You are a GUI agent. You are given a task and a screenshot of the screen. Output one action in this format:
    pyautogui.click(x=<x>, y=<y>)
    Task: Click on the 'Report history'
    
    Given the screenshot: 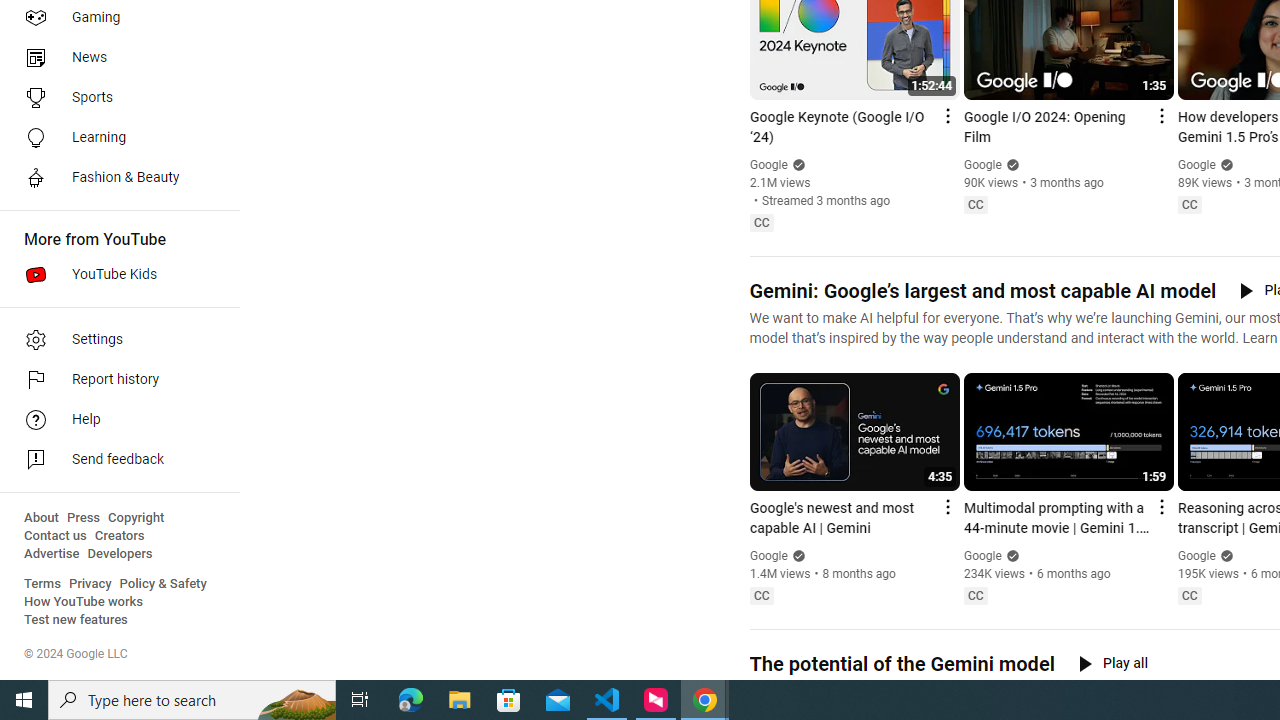 What is the action you would take?
    pyautogui.click(x=112, y=380)
    